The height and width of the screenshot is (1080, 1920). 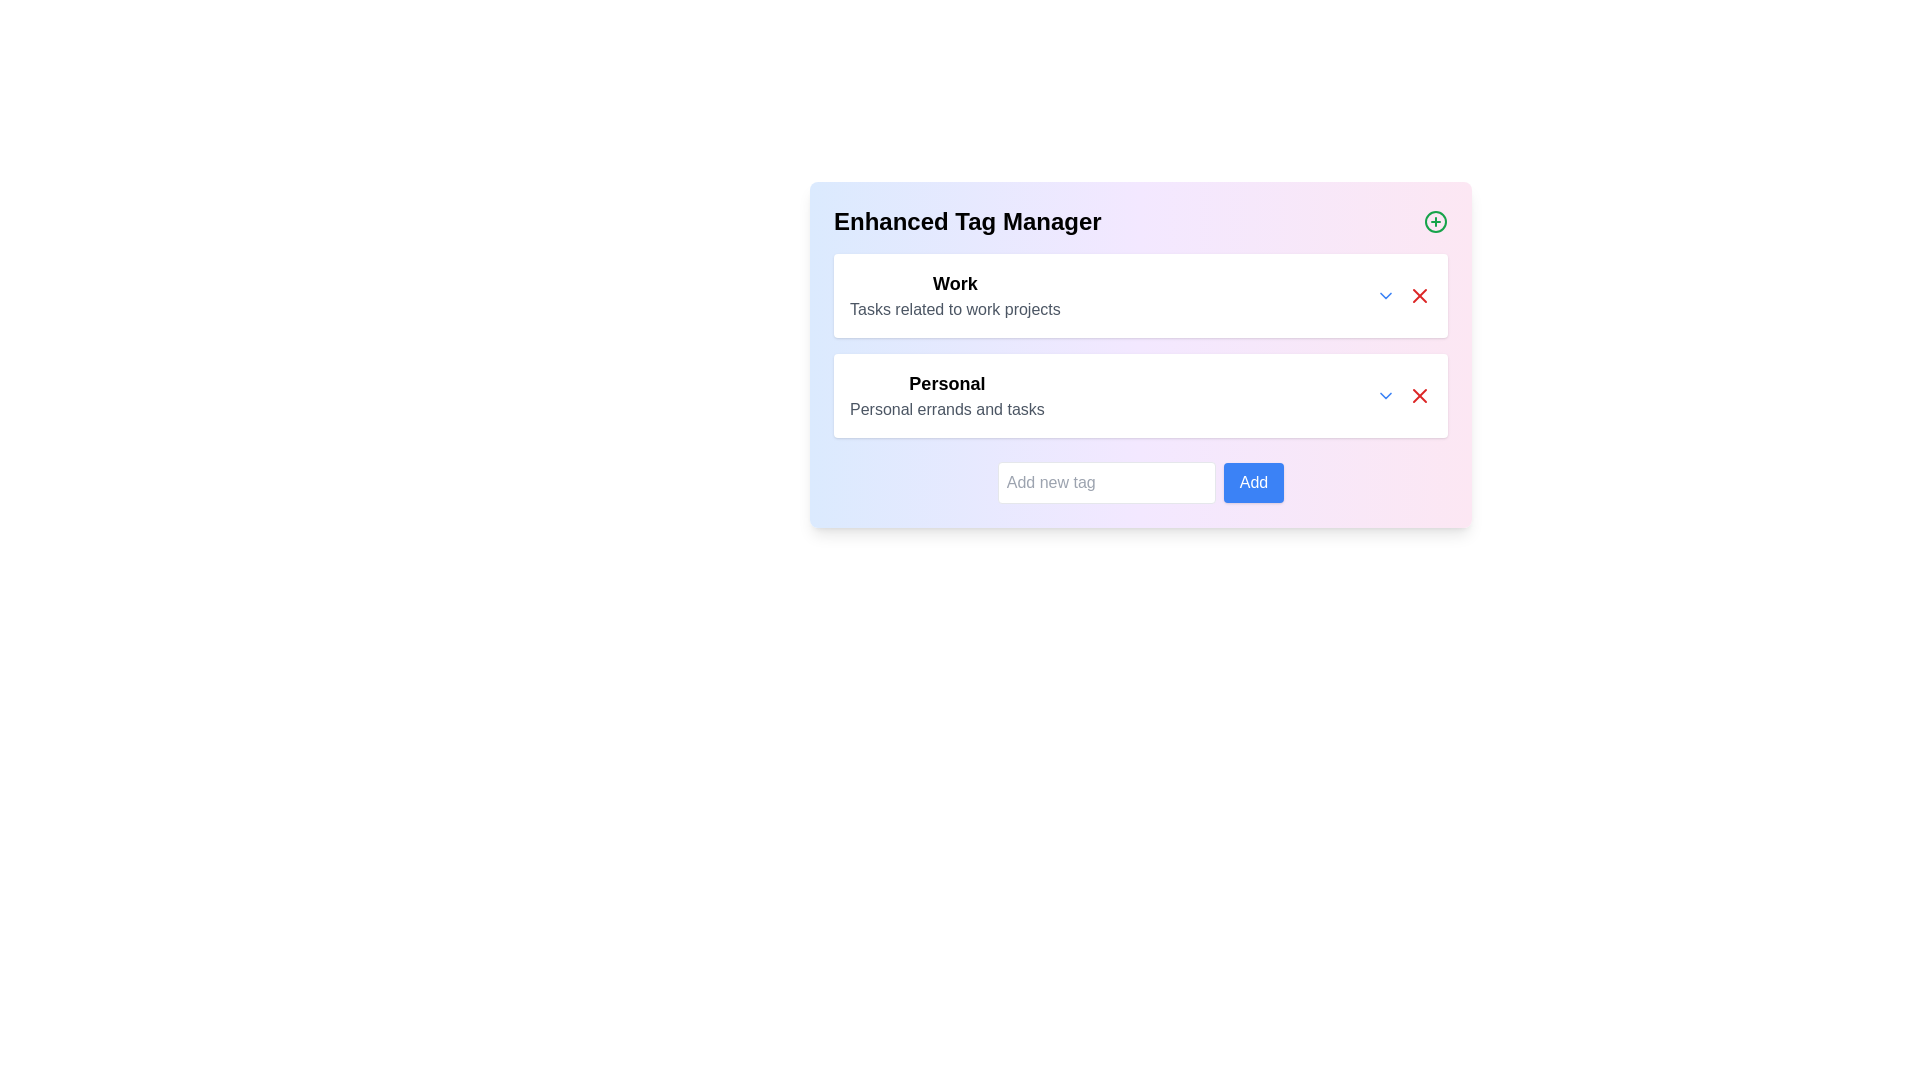 I want to click on the dropdown icons in the categorized listing area of the 'Enhanced Tag Manager', so click(x=1141, y=345).